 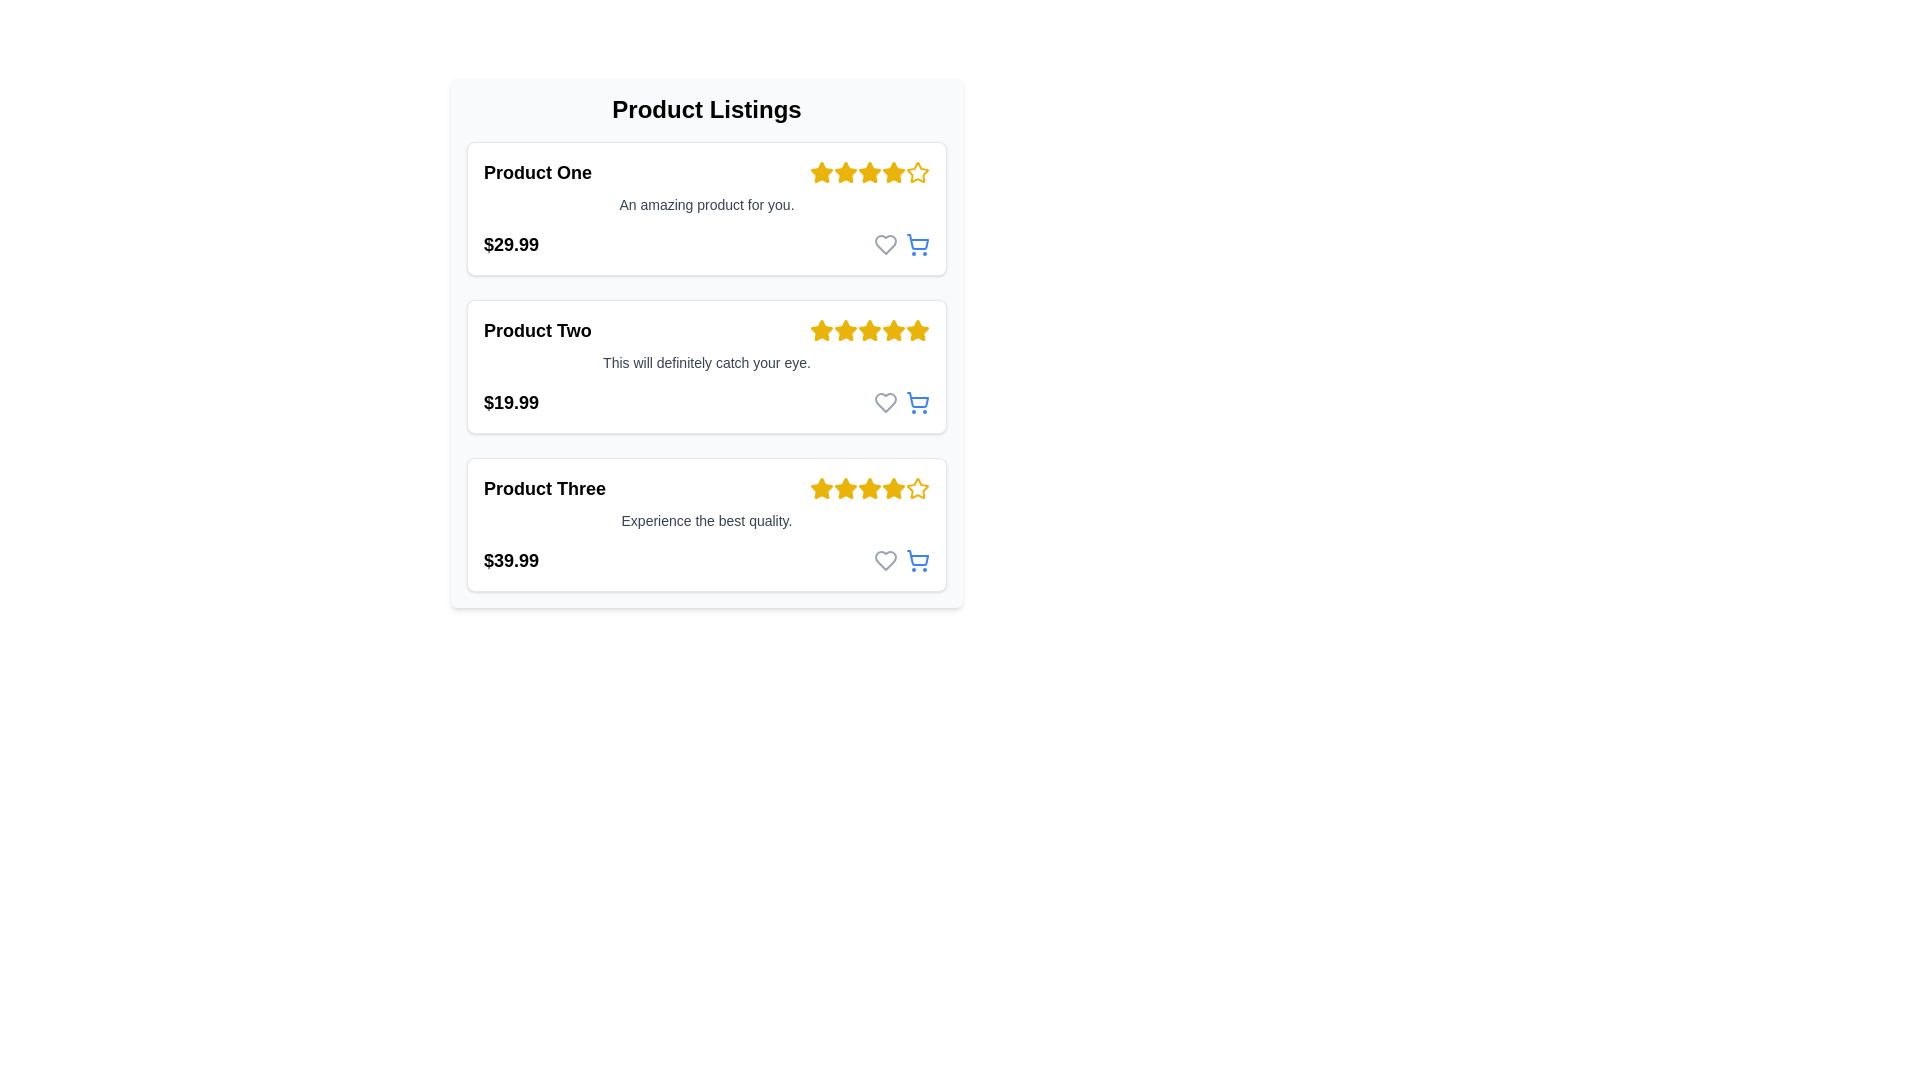 I want to click on the icon located at the bottom-right corner of 'Product Three', so click(x=916, y=560).